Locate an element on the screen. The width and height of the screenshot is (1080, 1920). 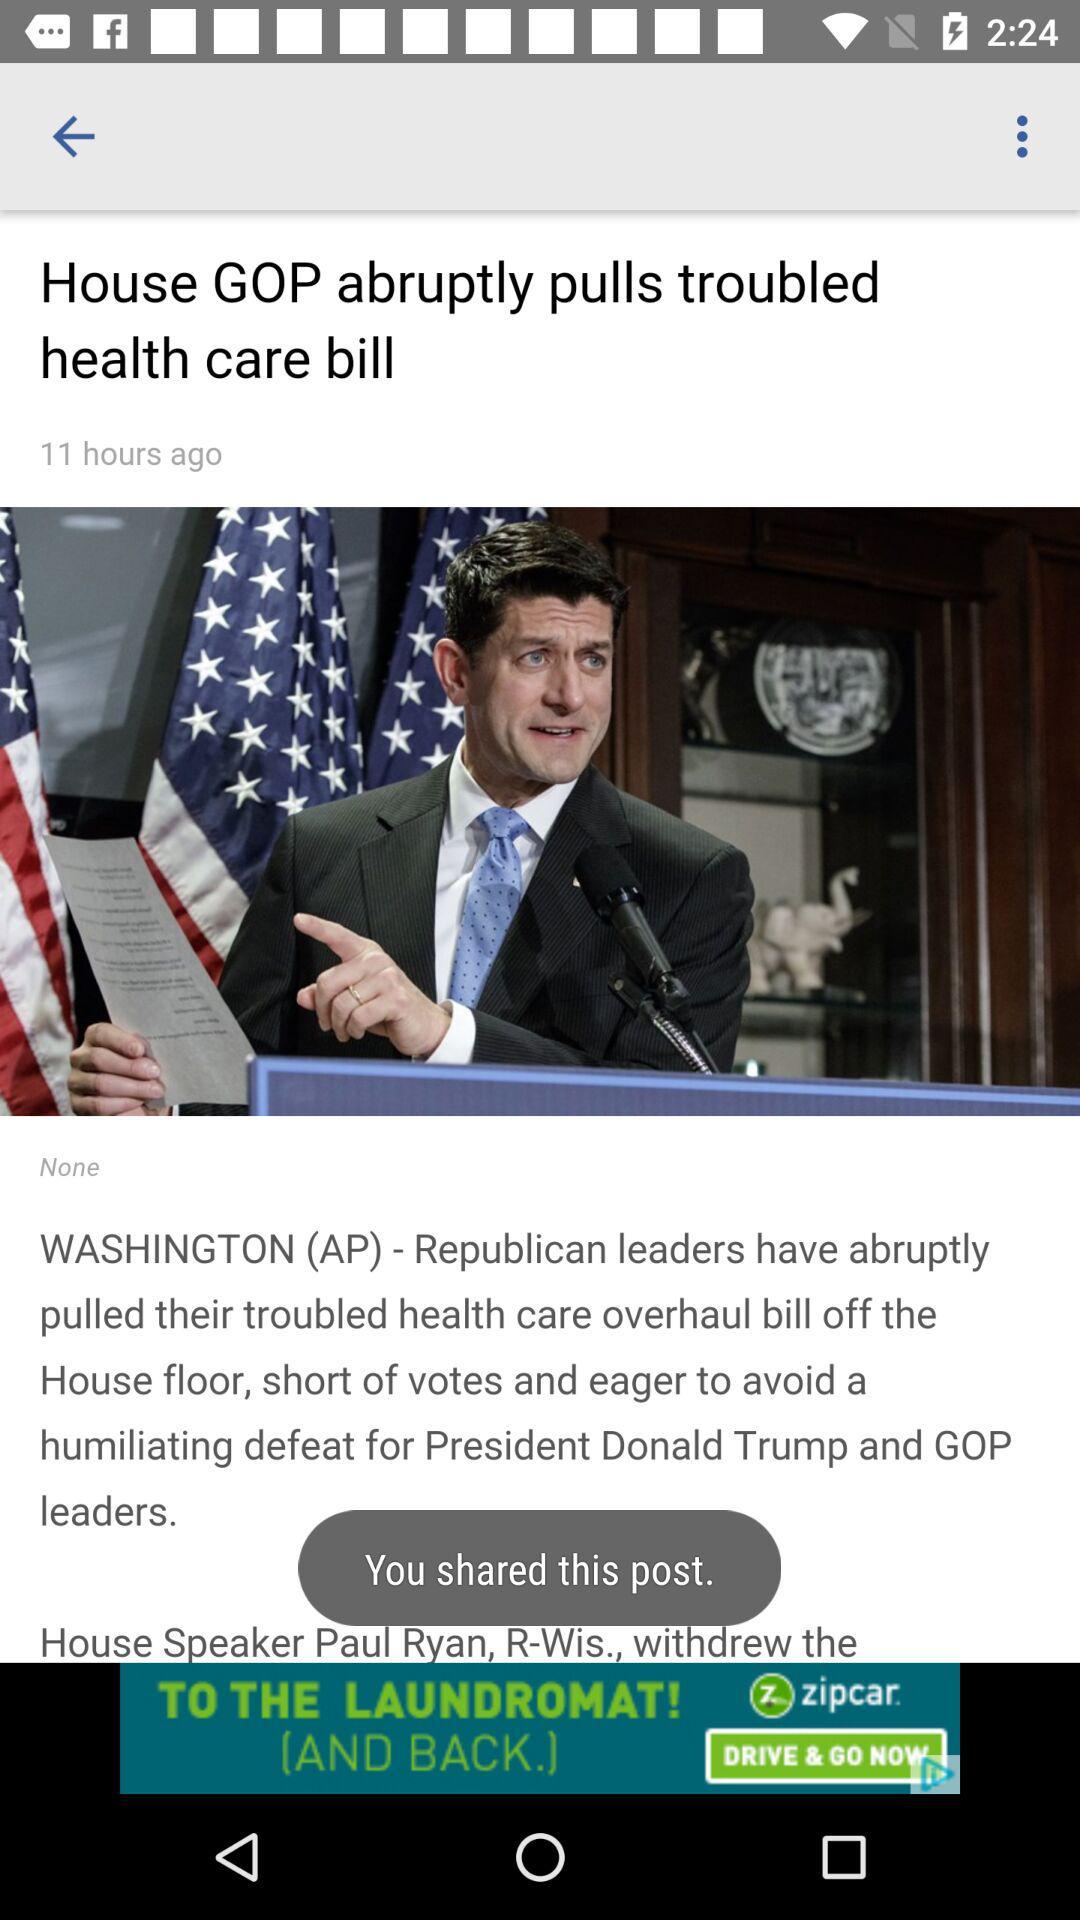
print screen is located at coordinates (540, 1002).